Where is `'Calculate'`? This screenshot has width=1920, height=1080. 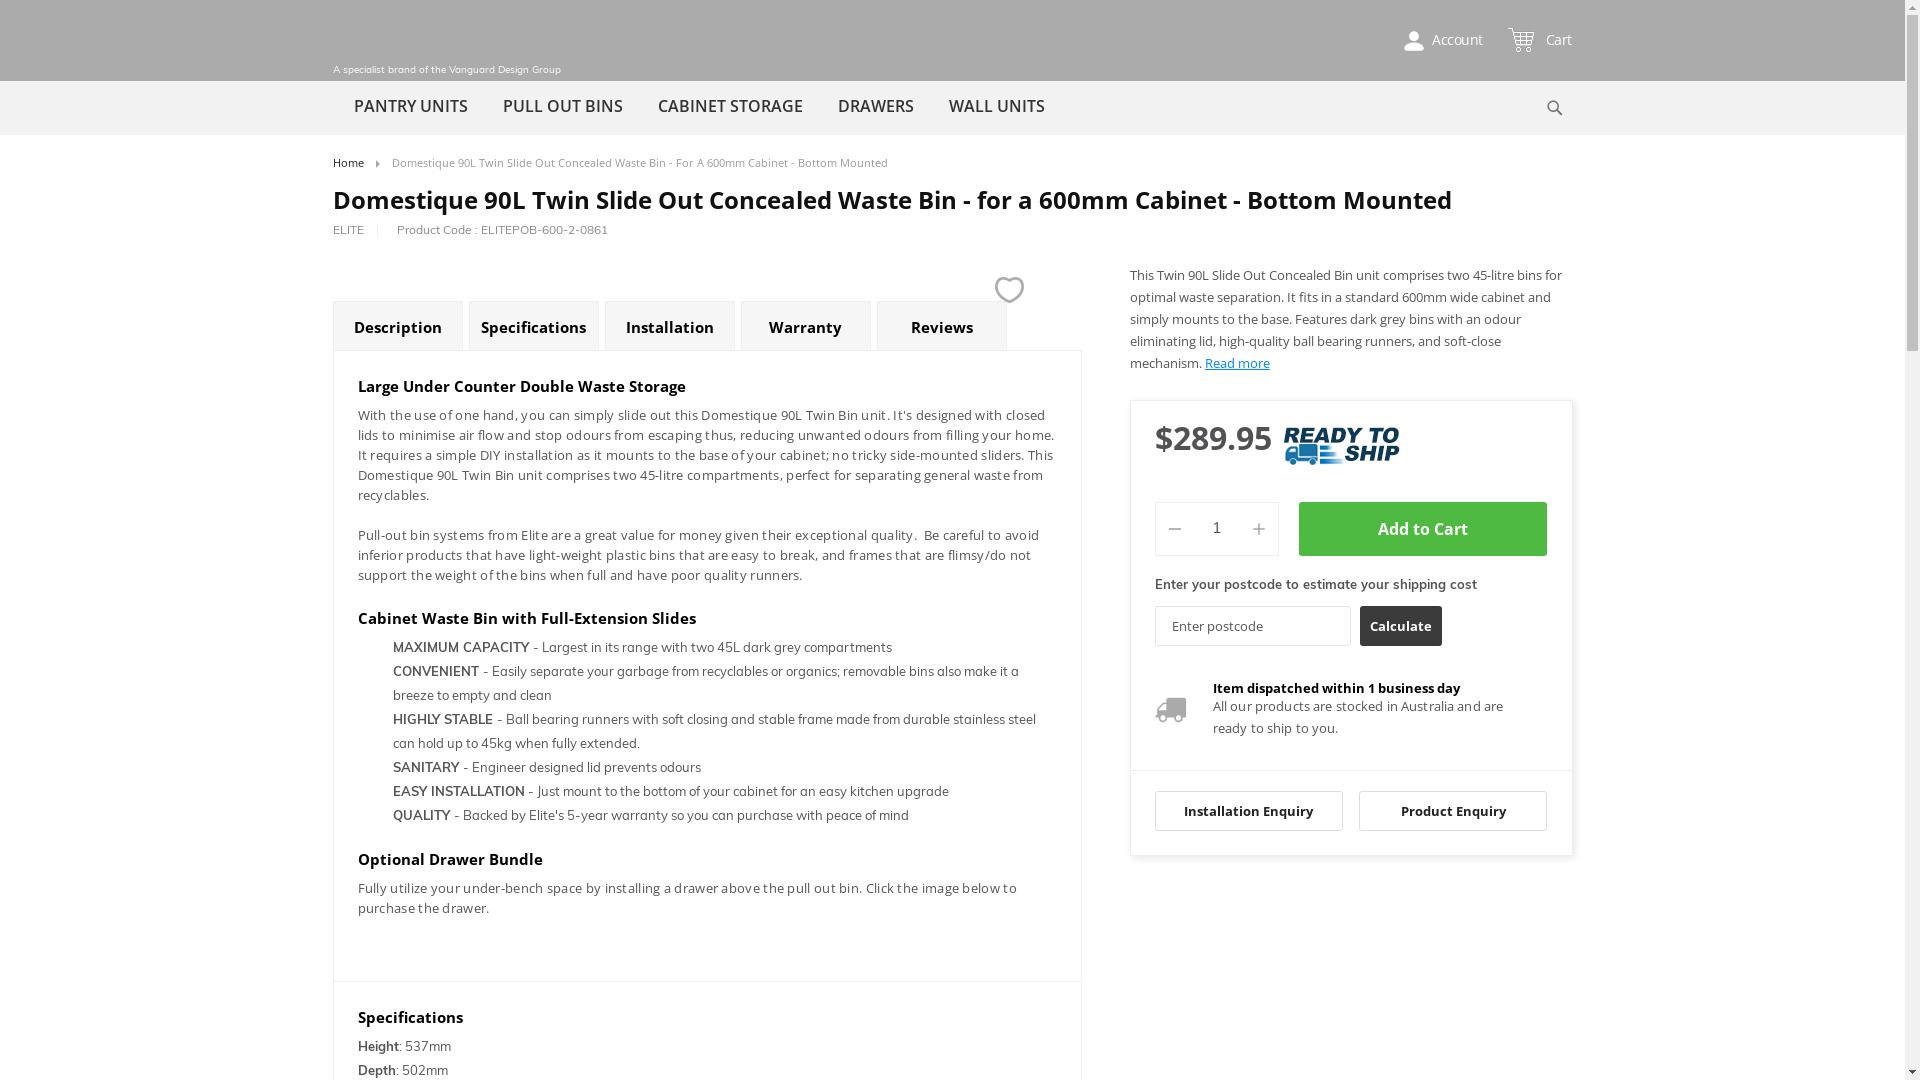
'Calculate' is located at coordinates (1400, 624).